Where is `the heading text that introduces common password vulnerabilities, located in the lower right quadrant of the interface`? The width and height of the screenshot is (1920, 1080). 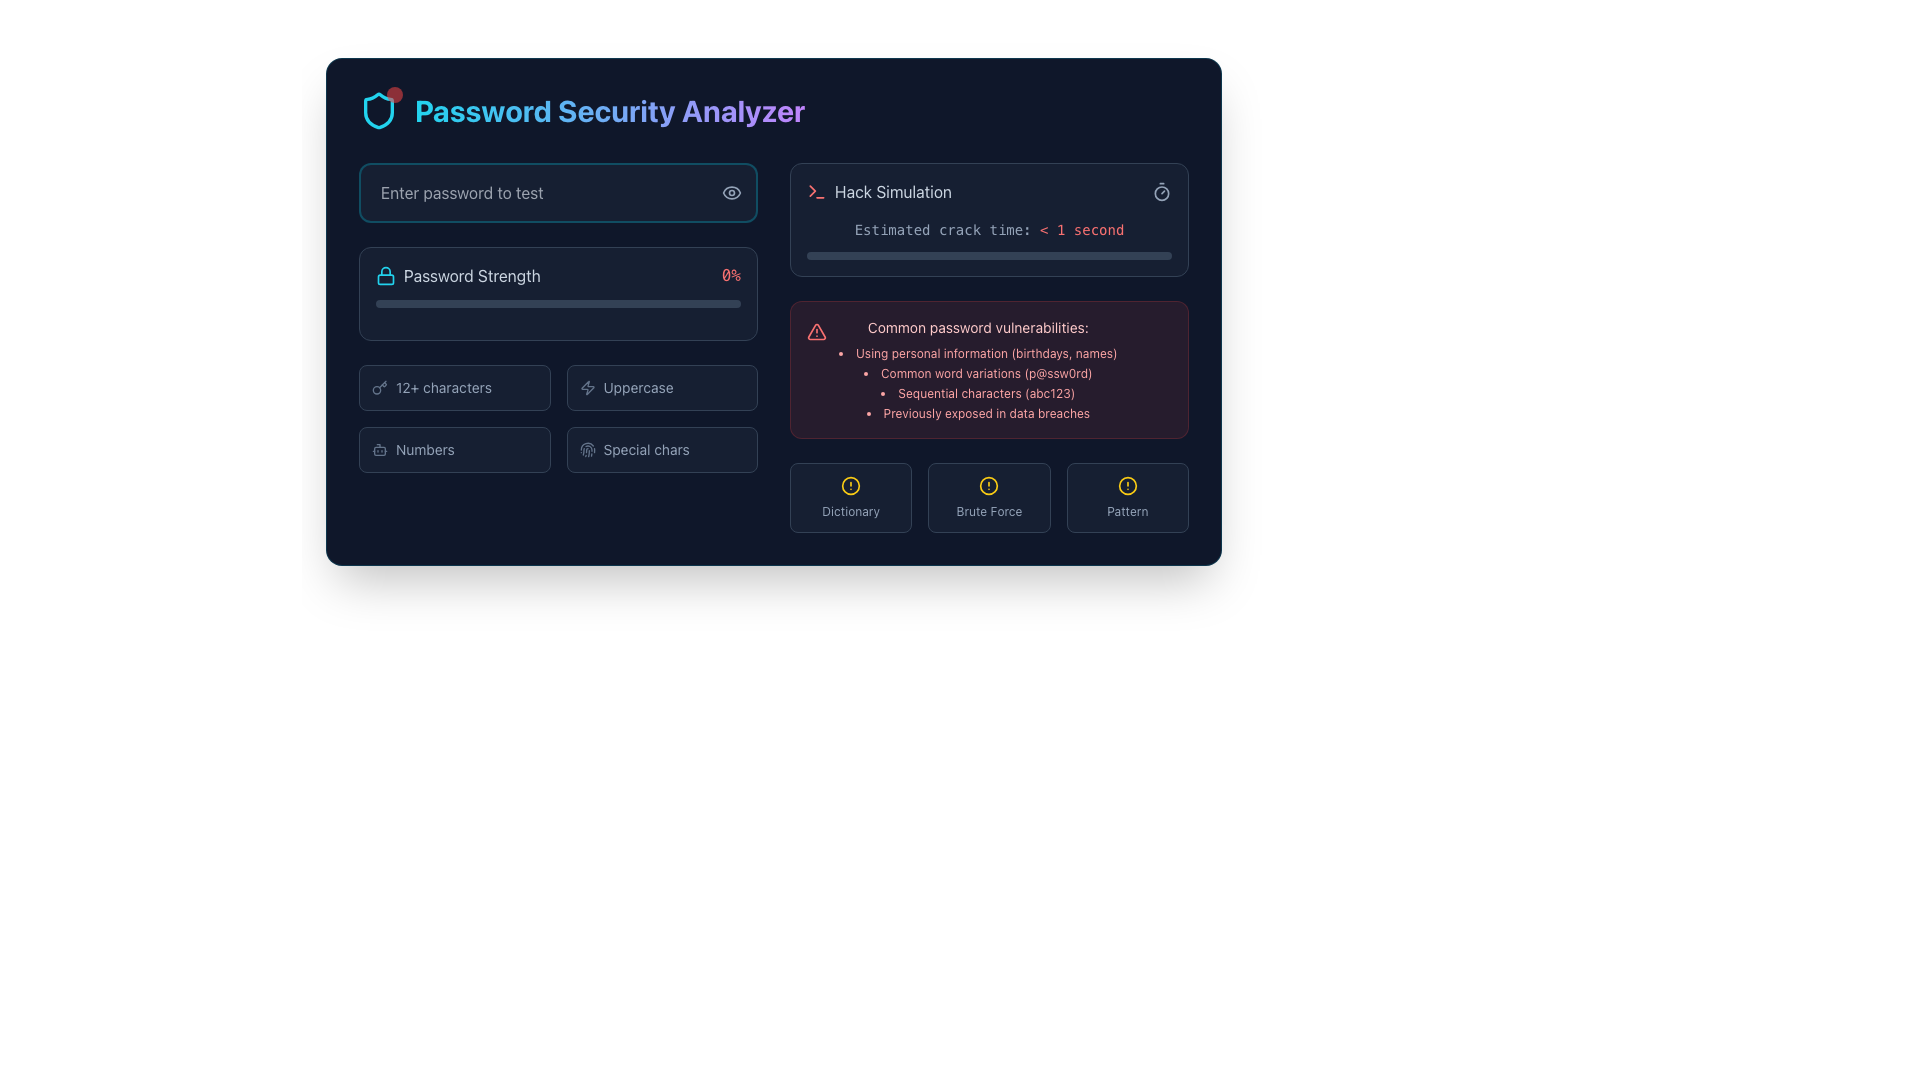 the heading text that introduces common password vulnerabilities, located in the lower right quadrant of the interface is located at coordinates (978, 326).